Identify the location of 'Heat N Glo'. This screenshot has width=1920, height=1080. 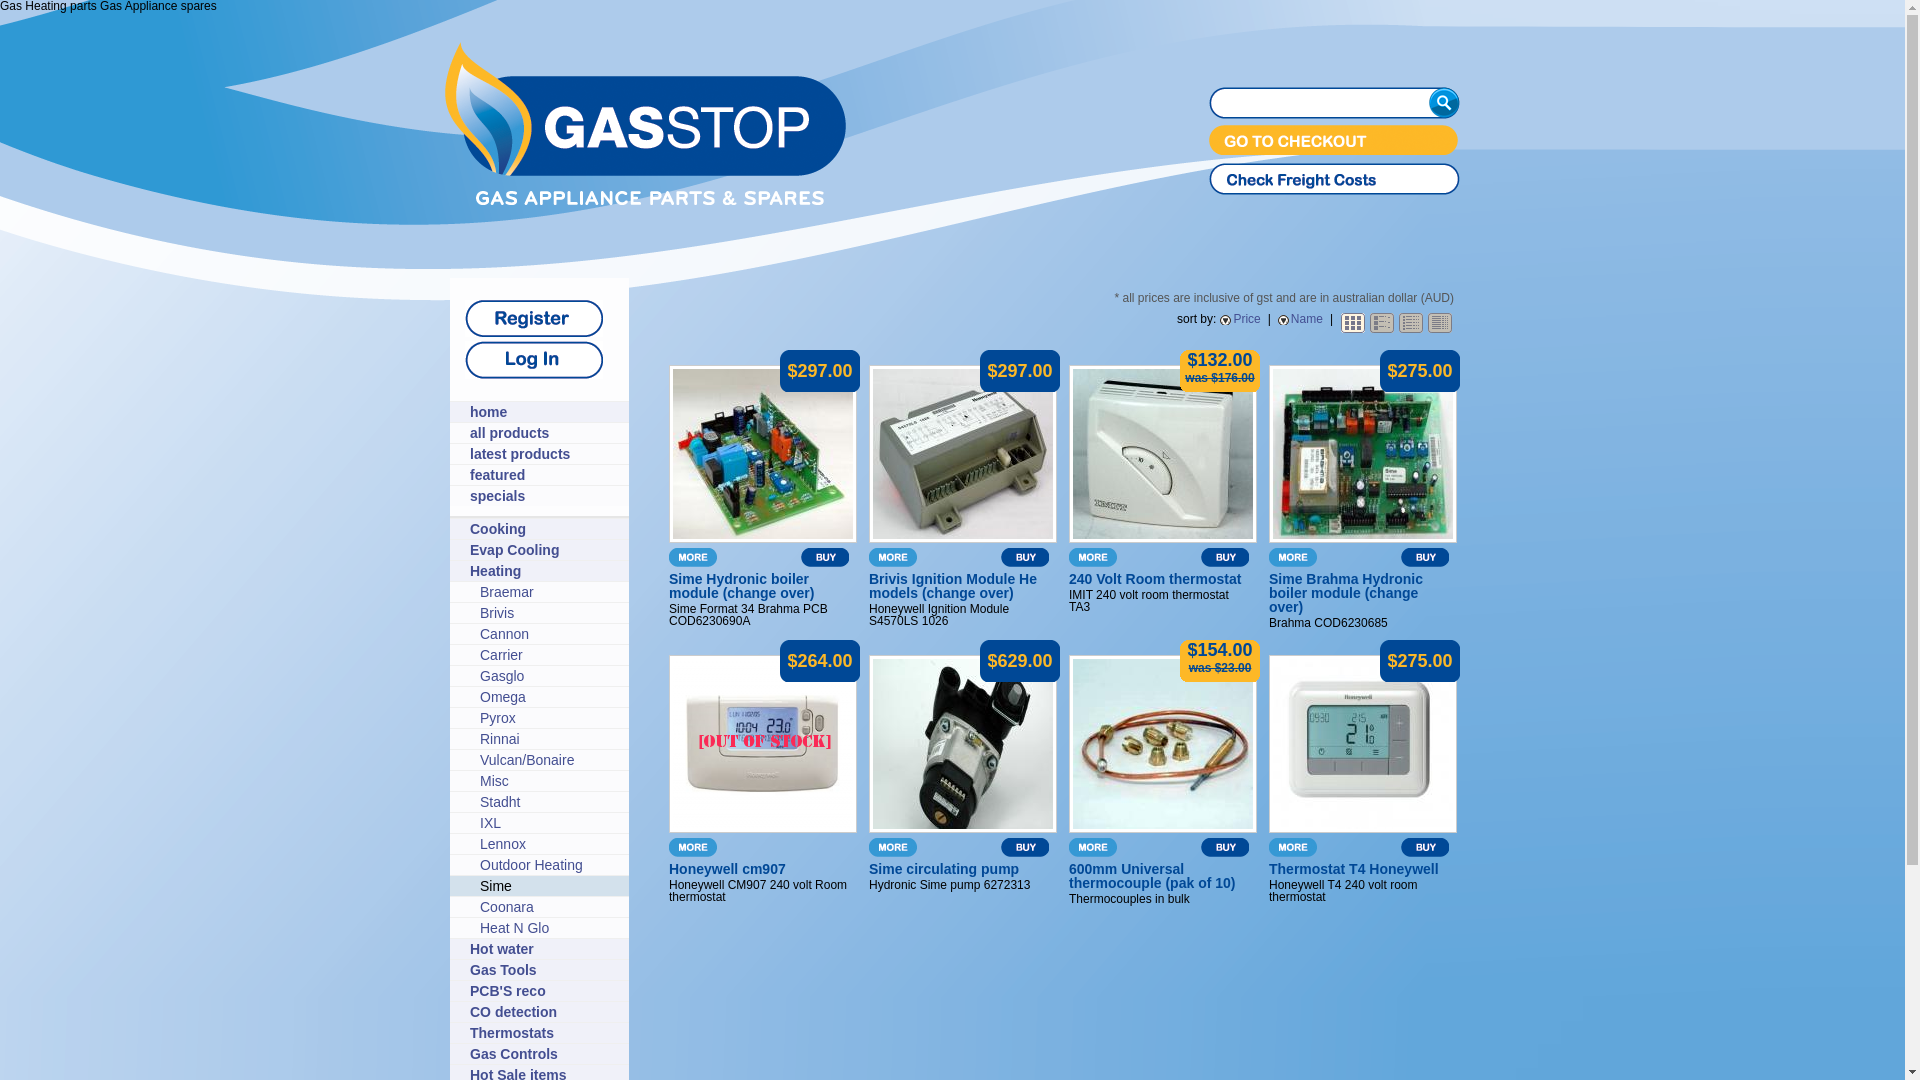
(549, 928).